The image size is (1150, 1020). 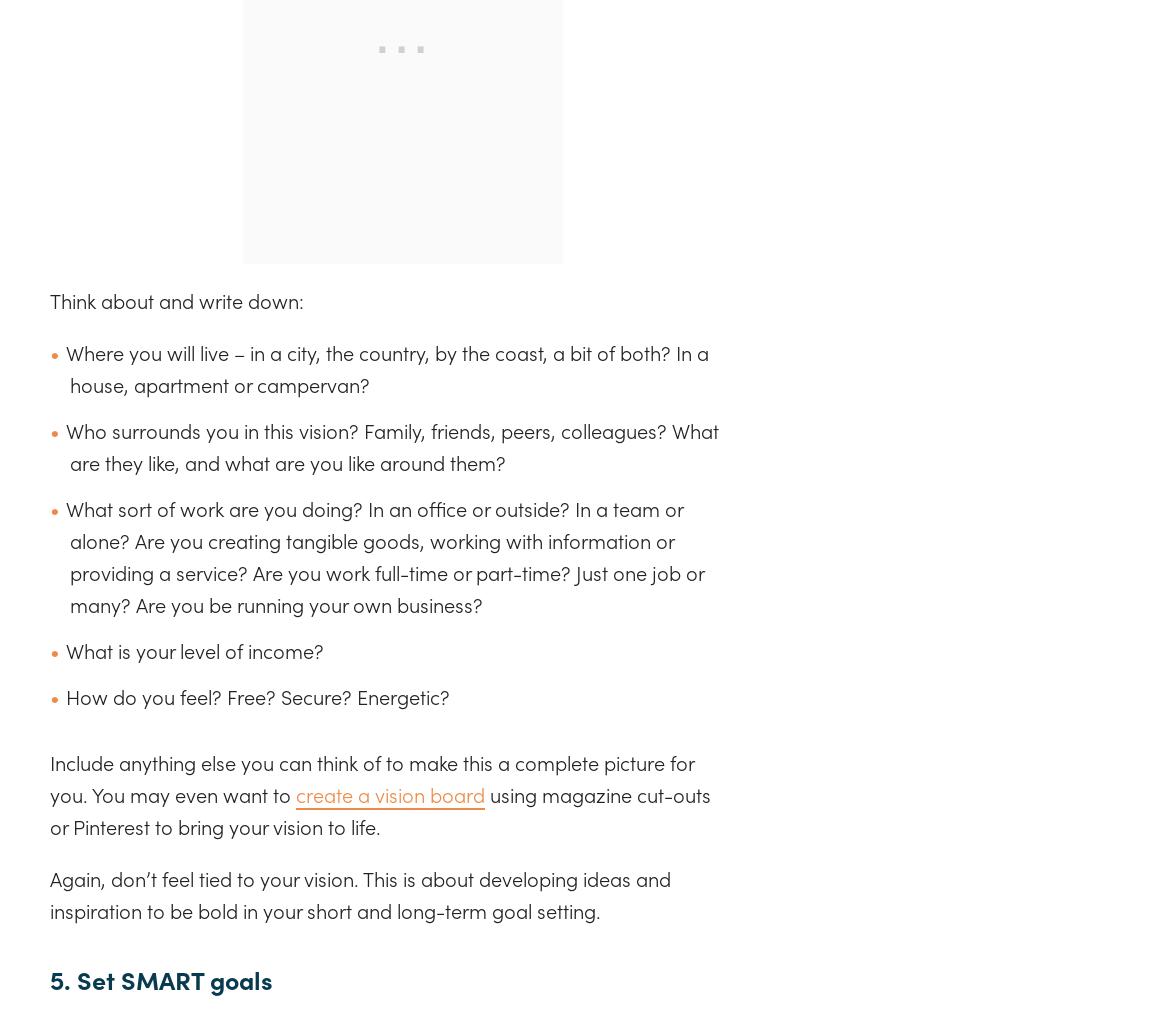 What do you see at coordinates (387, 367) in the screenshot?
I see `'Where you will live – in a city, the country, by the coast, a bit of both? In a house, apartment or campervan?'` at bounding box center [387, 367].